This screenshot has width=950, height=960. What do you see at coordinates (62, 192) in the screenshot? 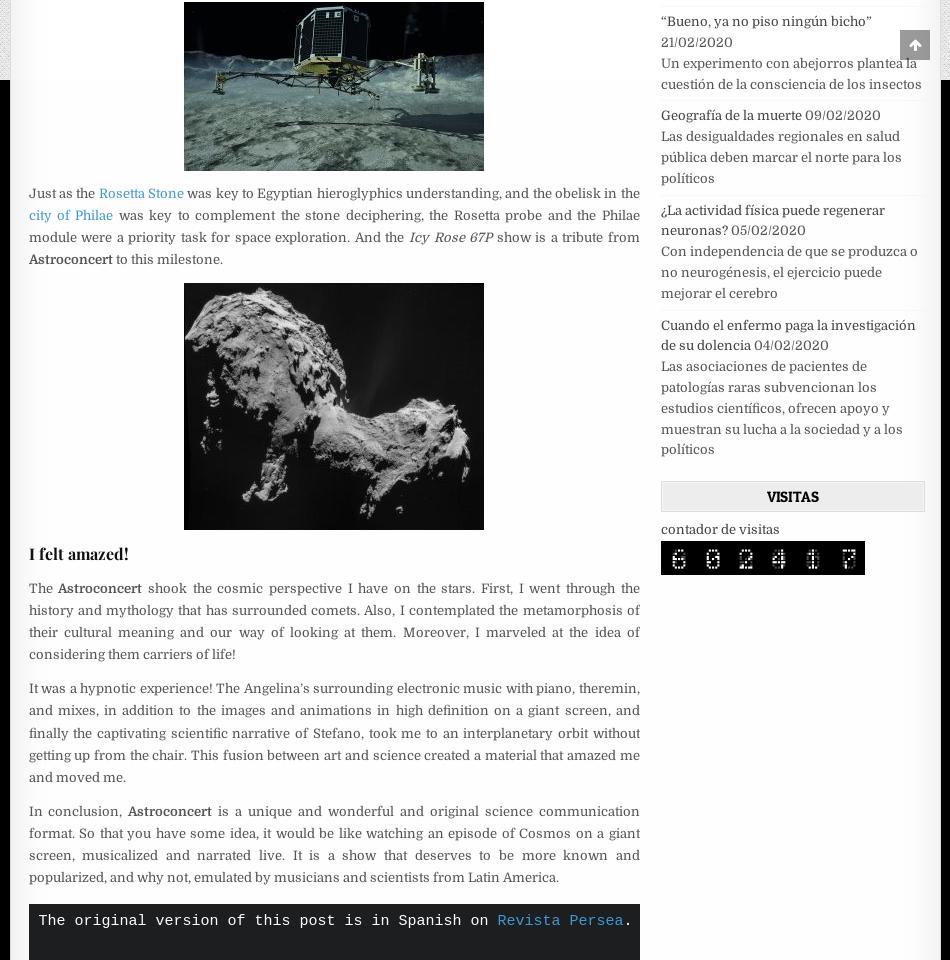
I see `'Just as the'` at bounding box center [62, 192].